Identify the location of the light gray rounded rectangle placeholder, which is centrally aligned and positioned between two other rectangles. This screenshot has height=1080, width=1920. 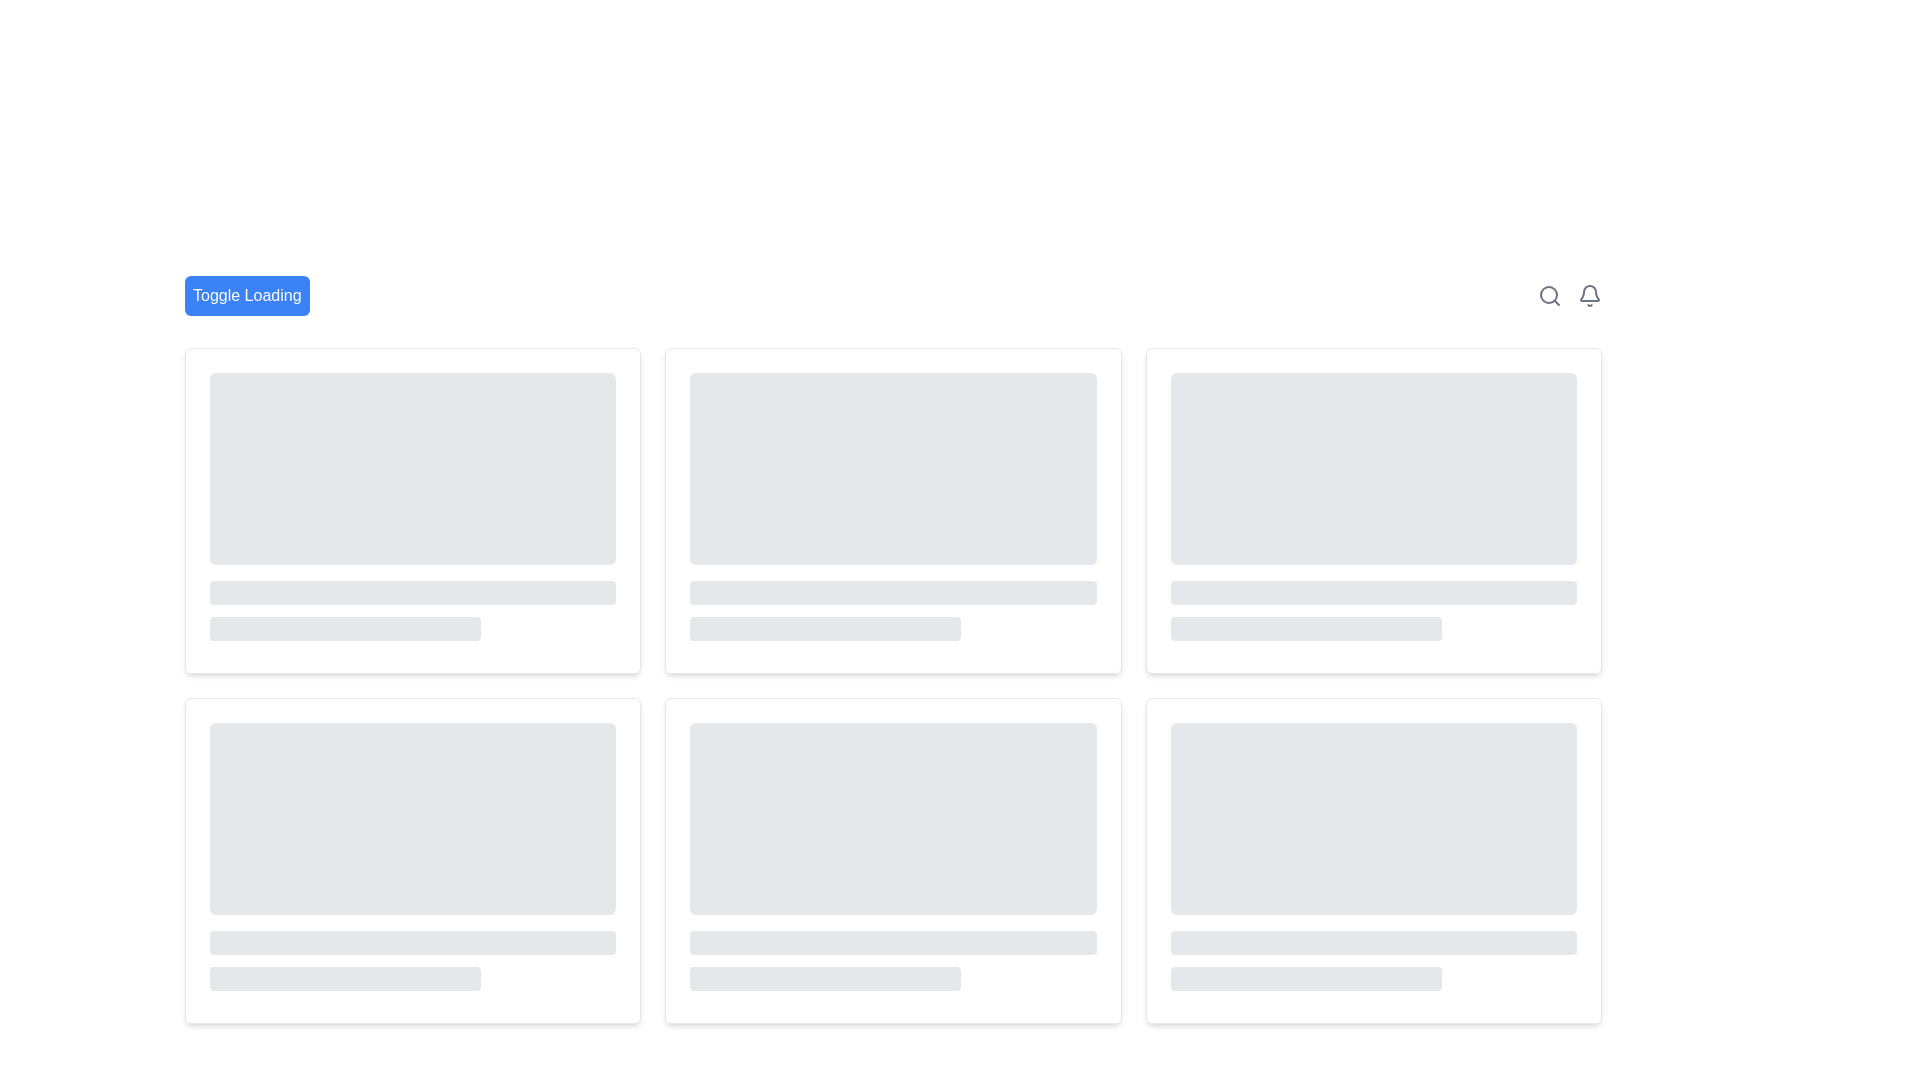
(412, 592).